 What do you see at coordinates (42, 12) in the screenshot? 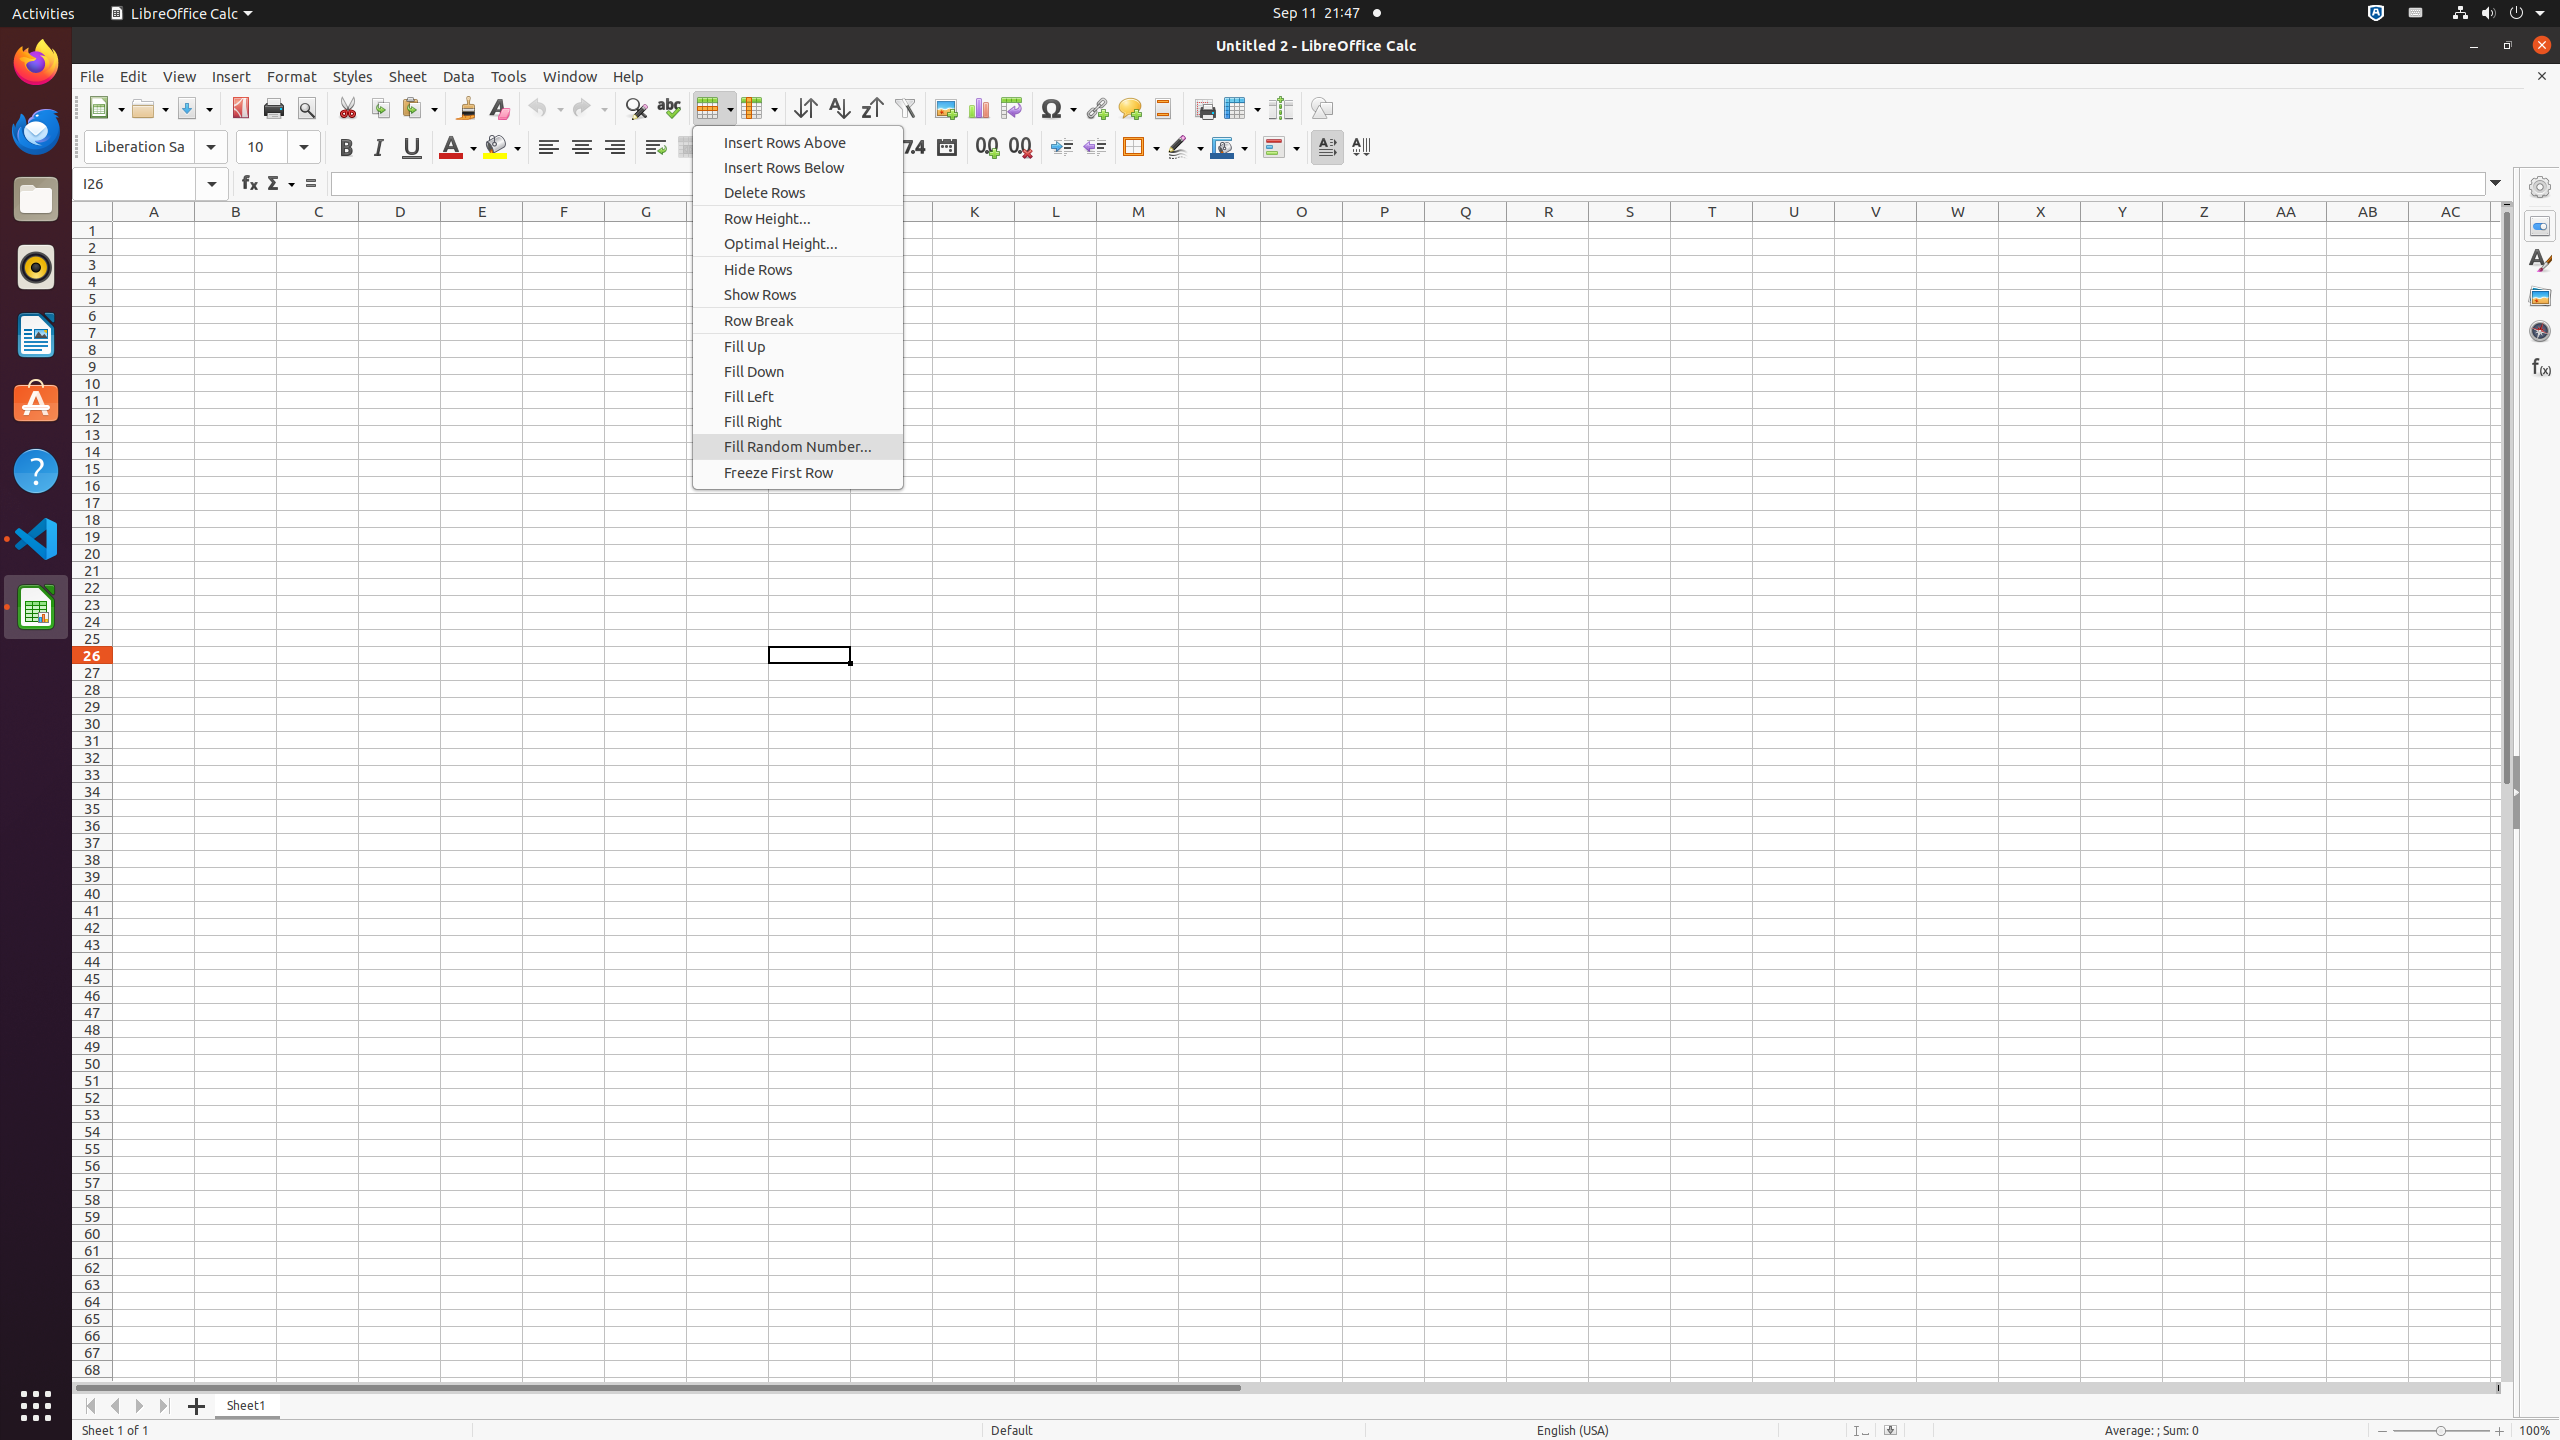
I see `'Activities'` at bounding box center [42, 12].